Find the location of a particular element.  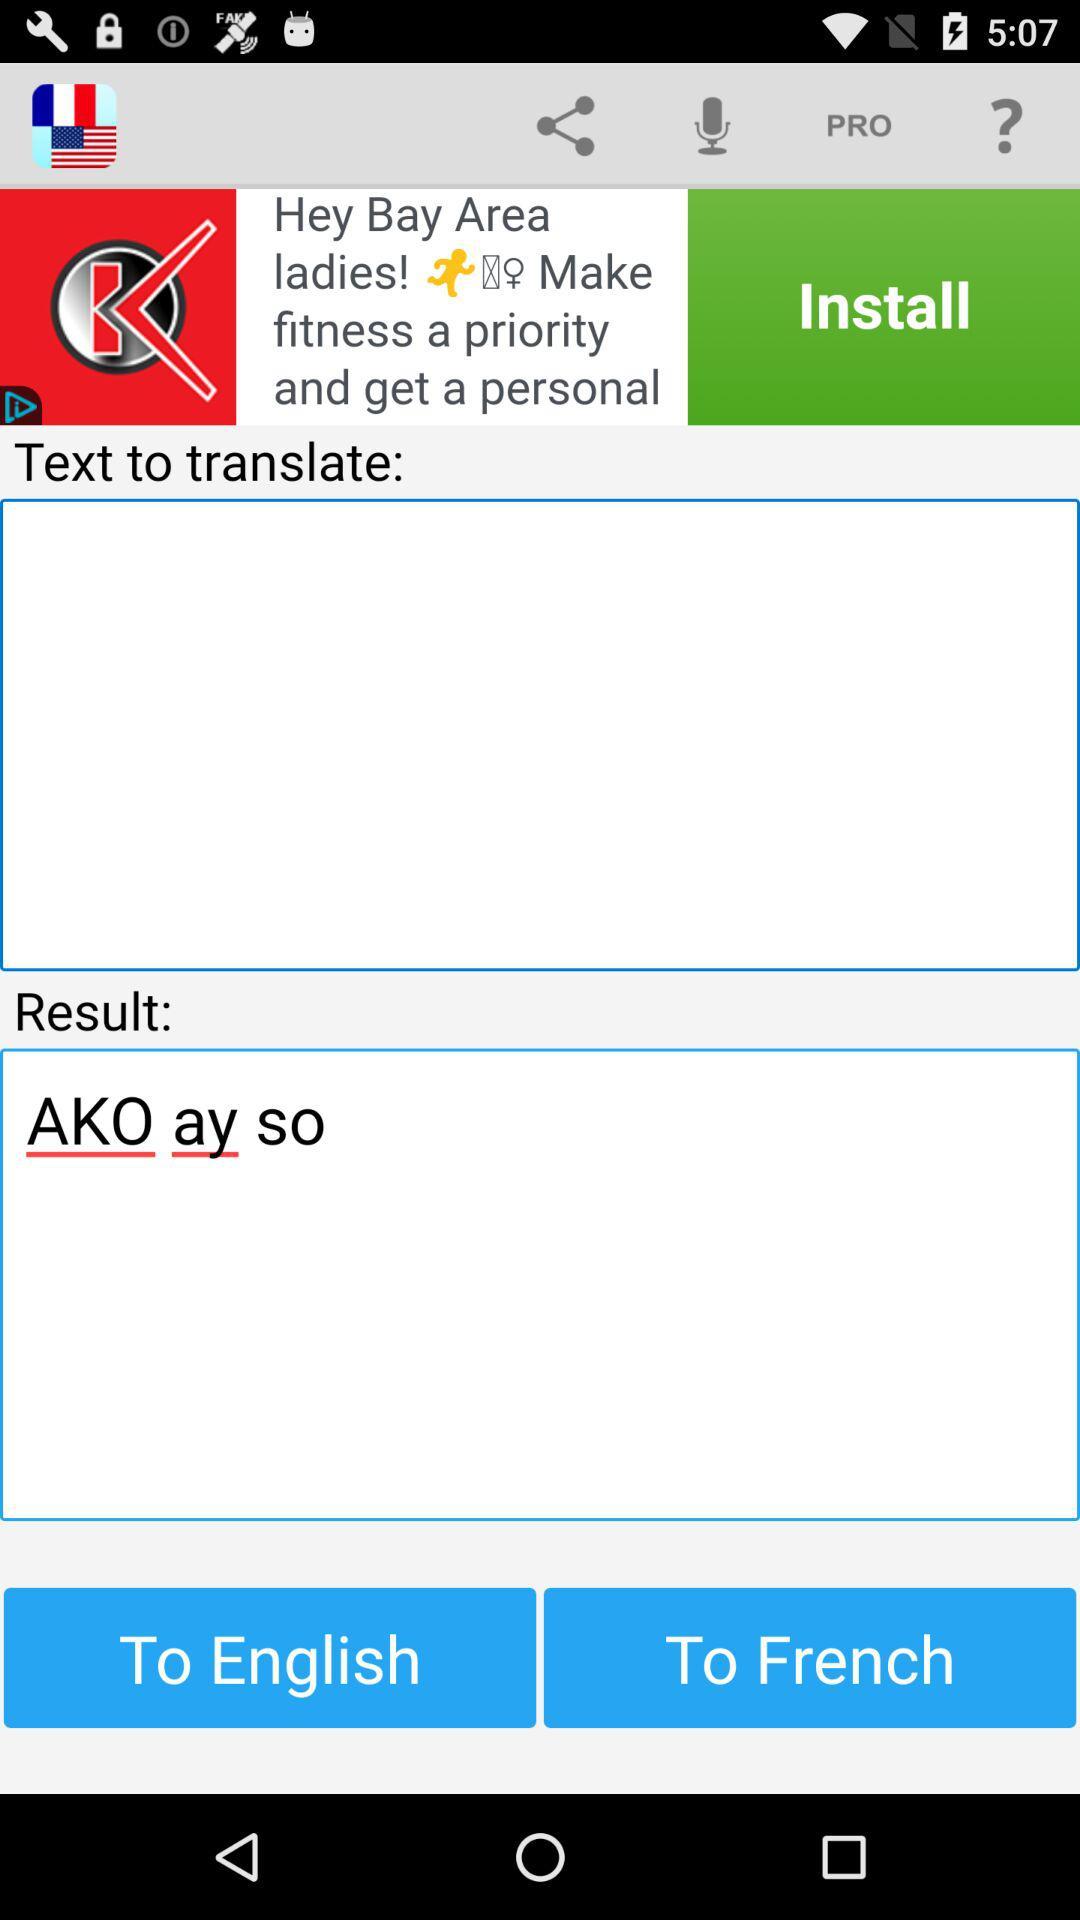

item below ako ay so app is located at coordinates (270, 1657).